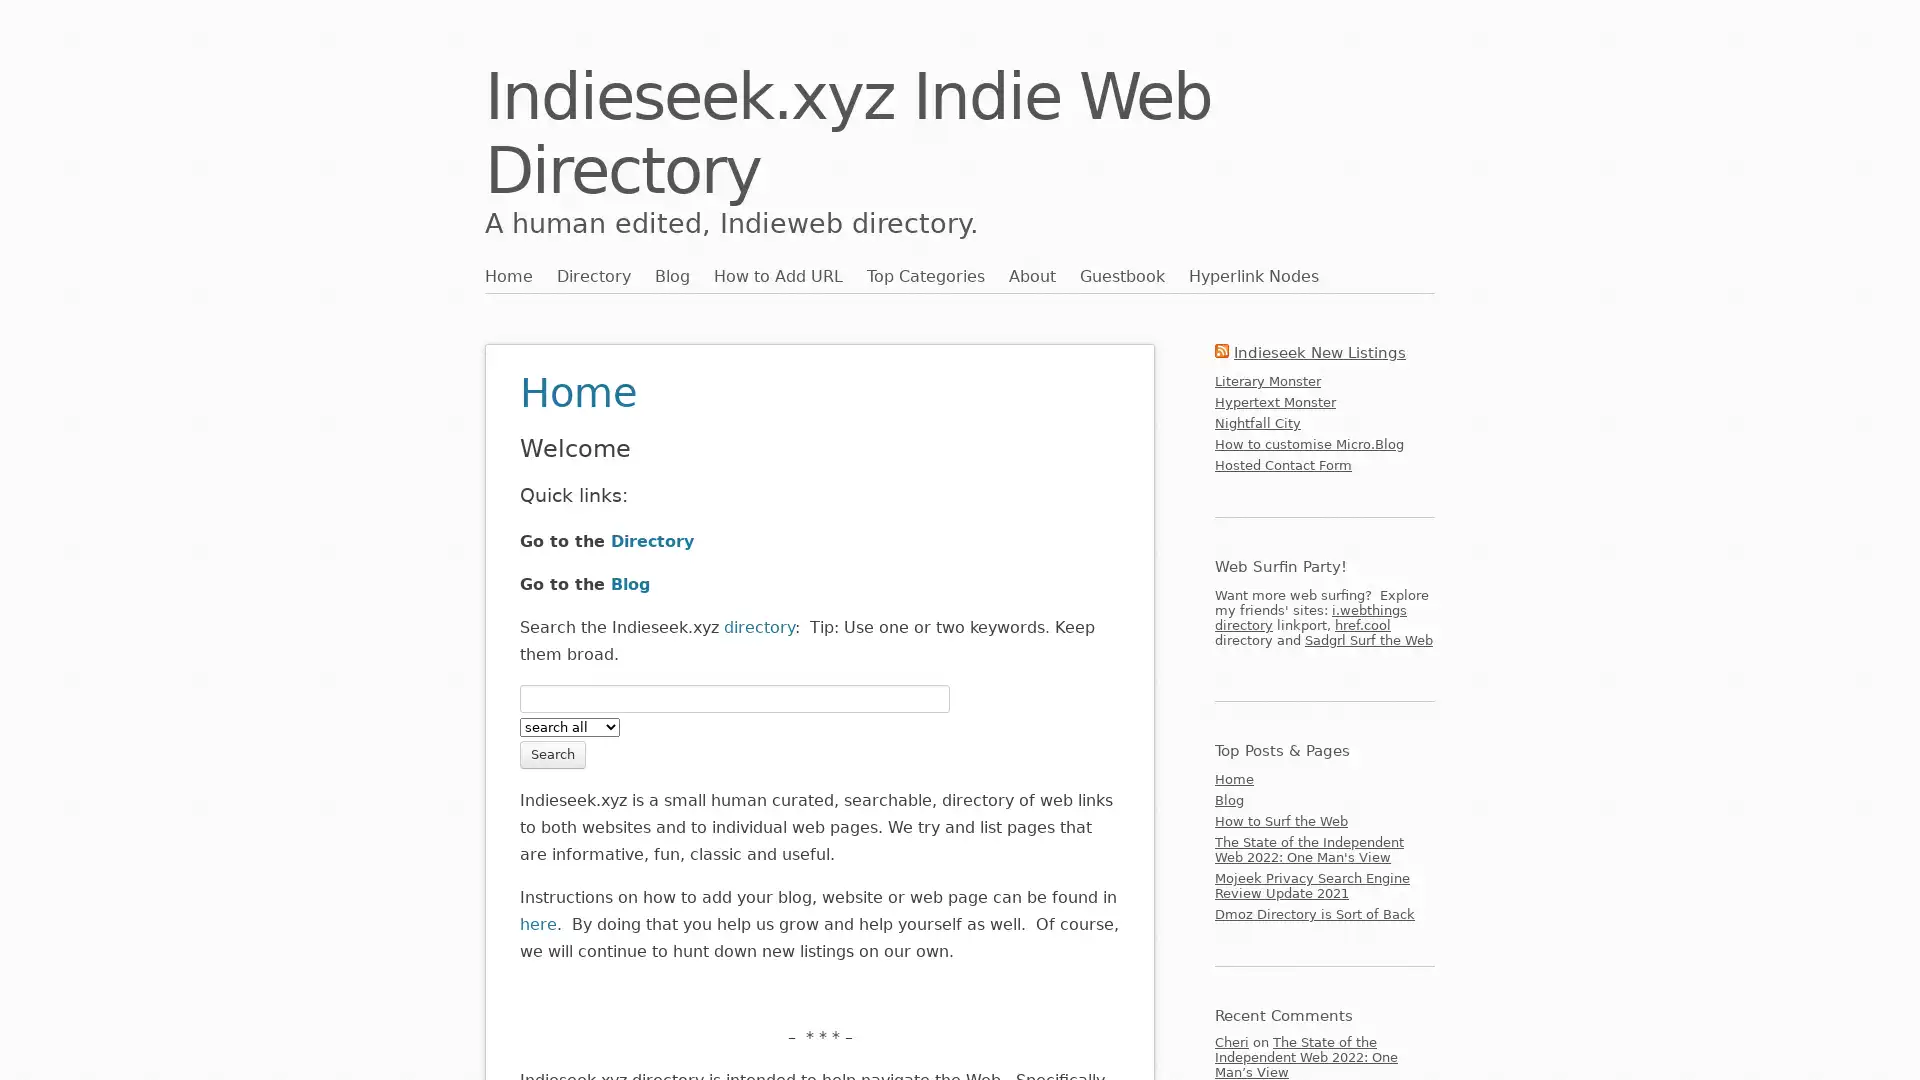 The width and height of the screenshot is (1920, 1080). What do you see at coordinates (552, 753) in the screenshot?
I see `Search` at bounding box center [552, 753].